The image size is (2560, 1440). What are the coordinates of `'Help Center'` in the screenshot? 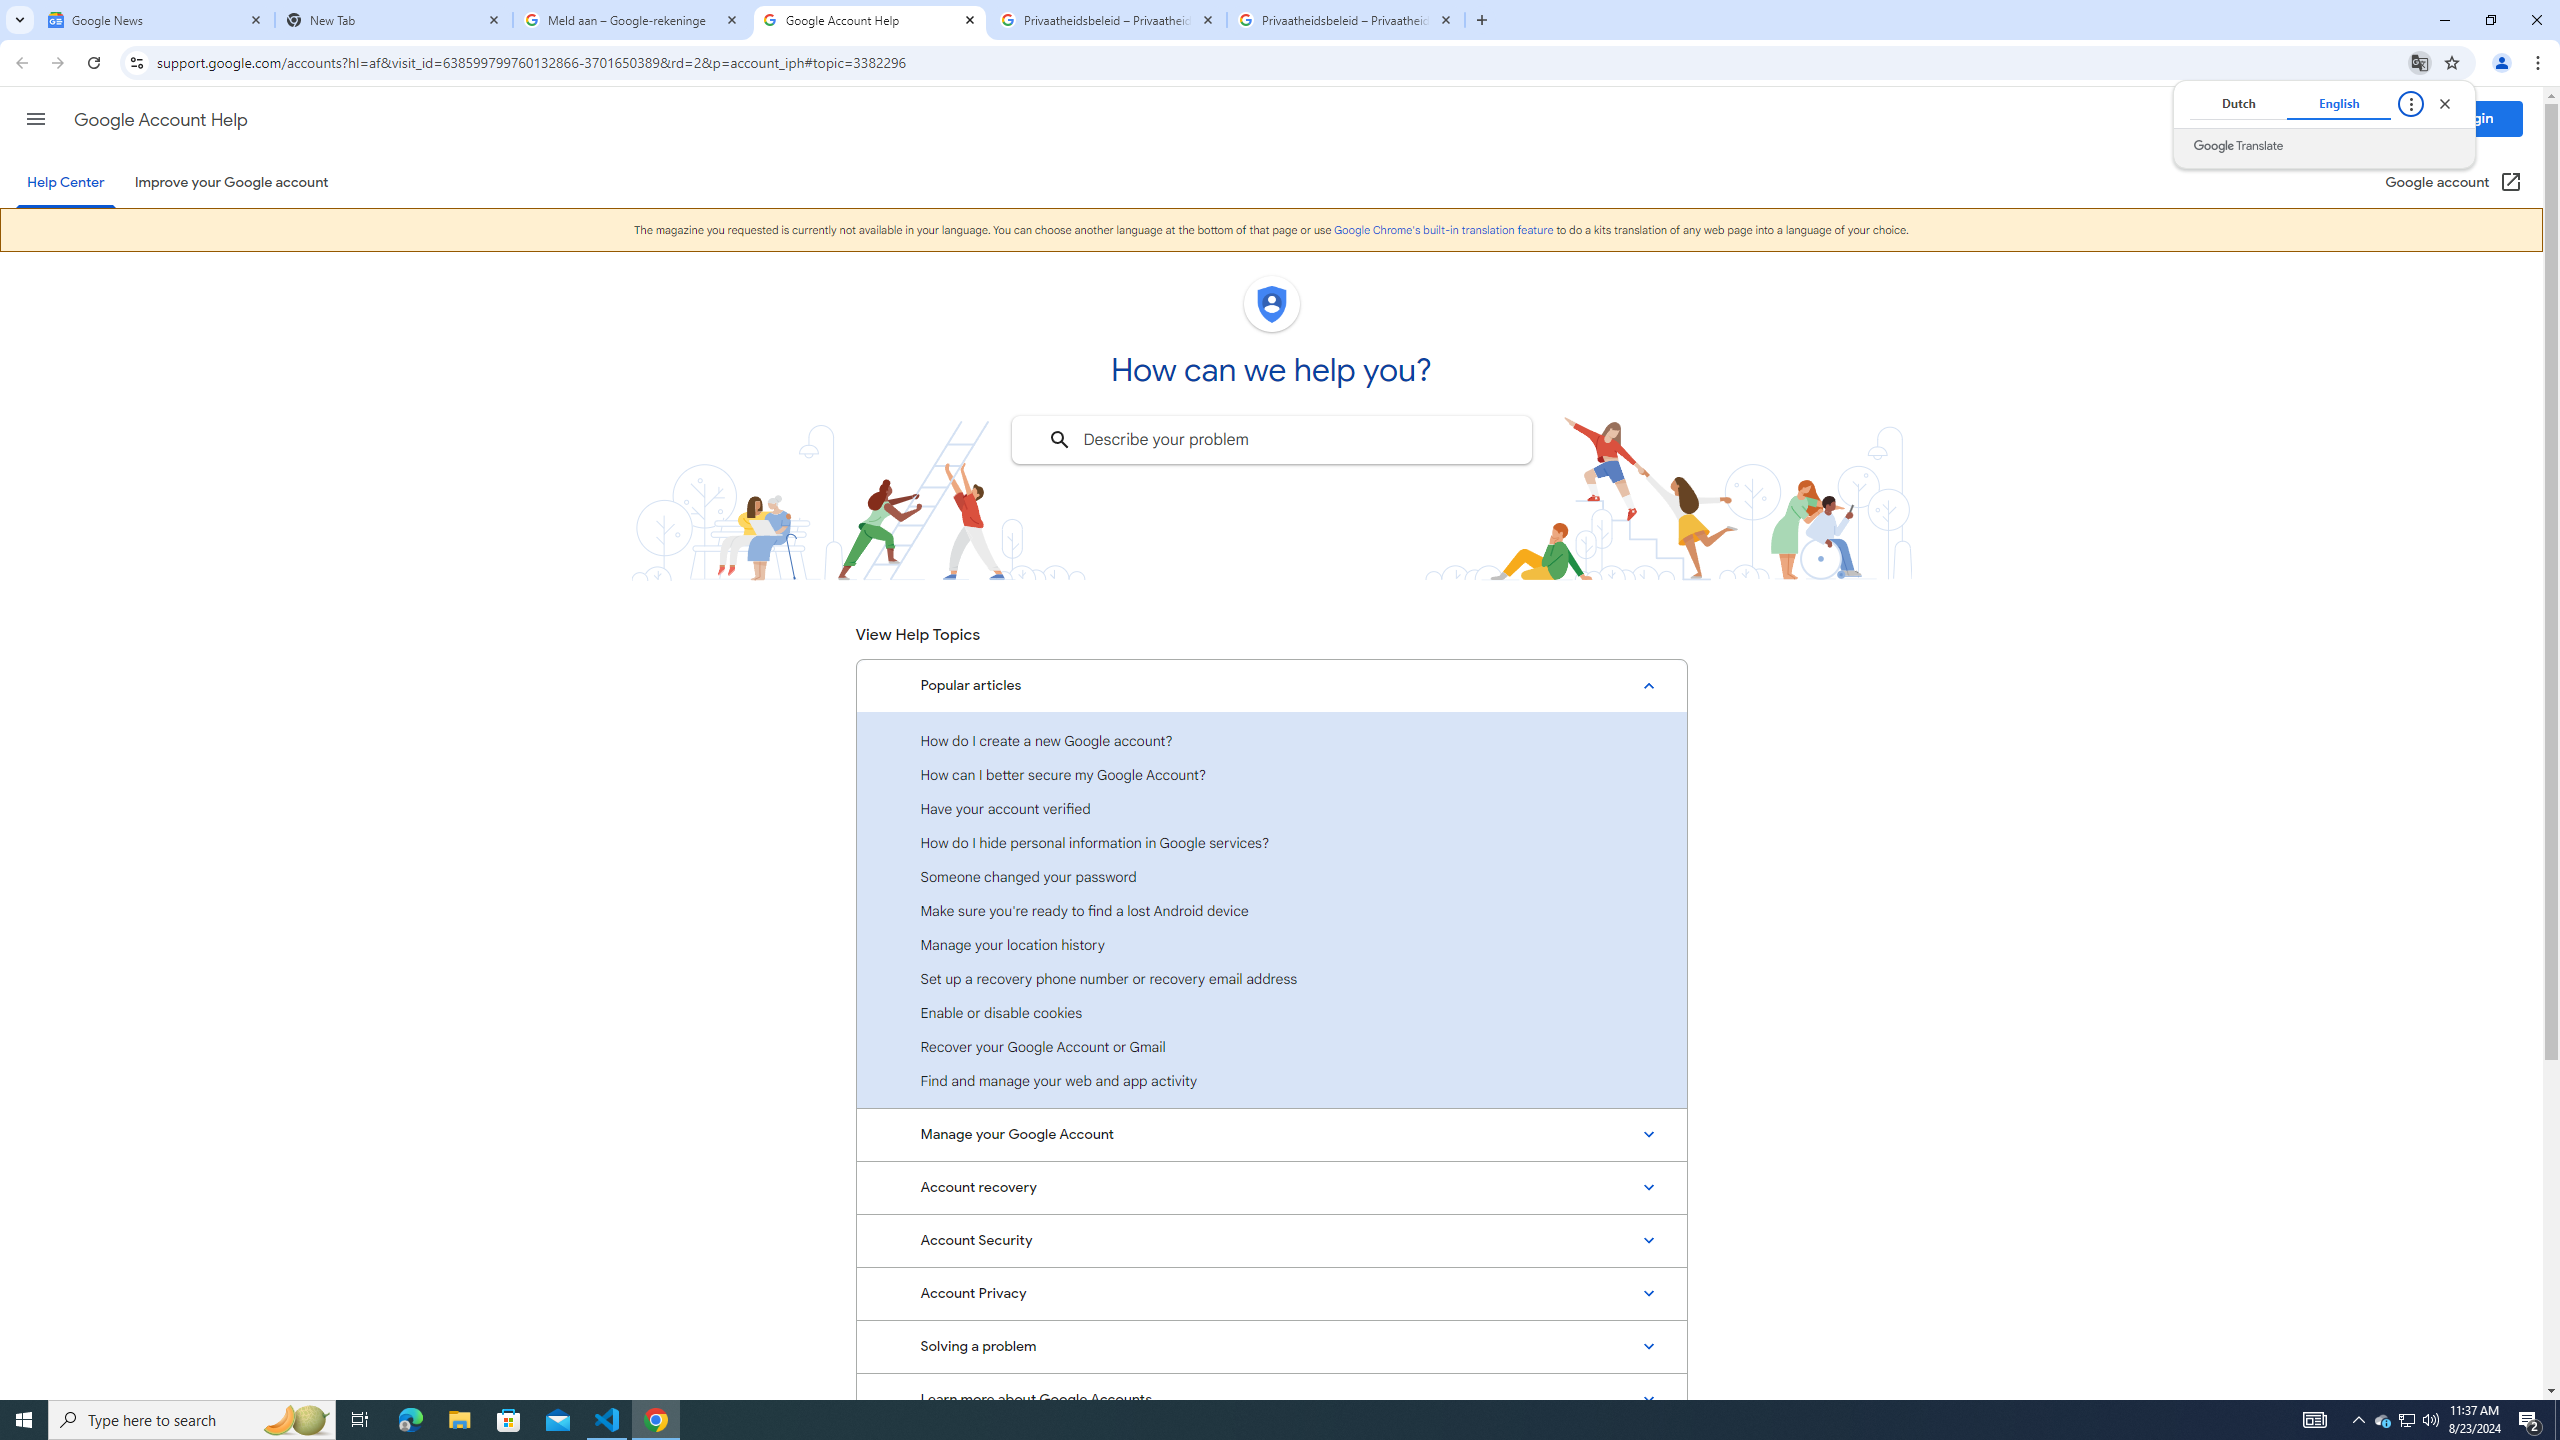 It's located at (65, 181).